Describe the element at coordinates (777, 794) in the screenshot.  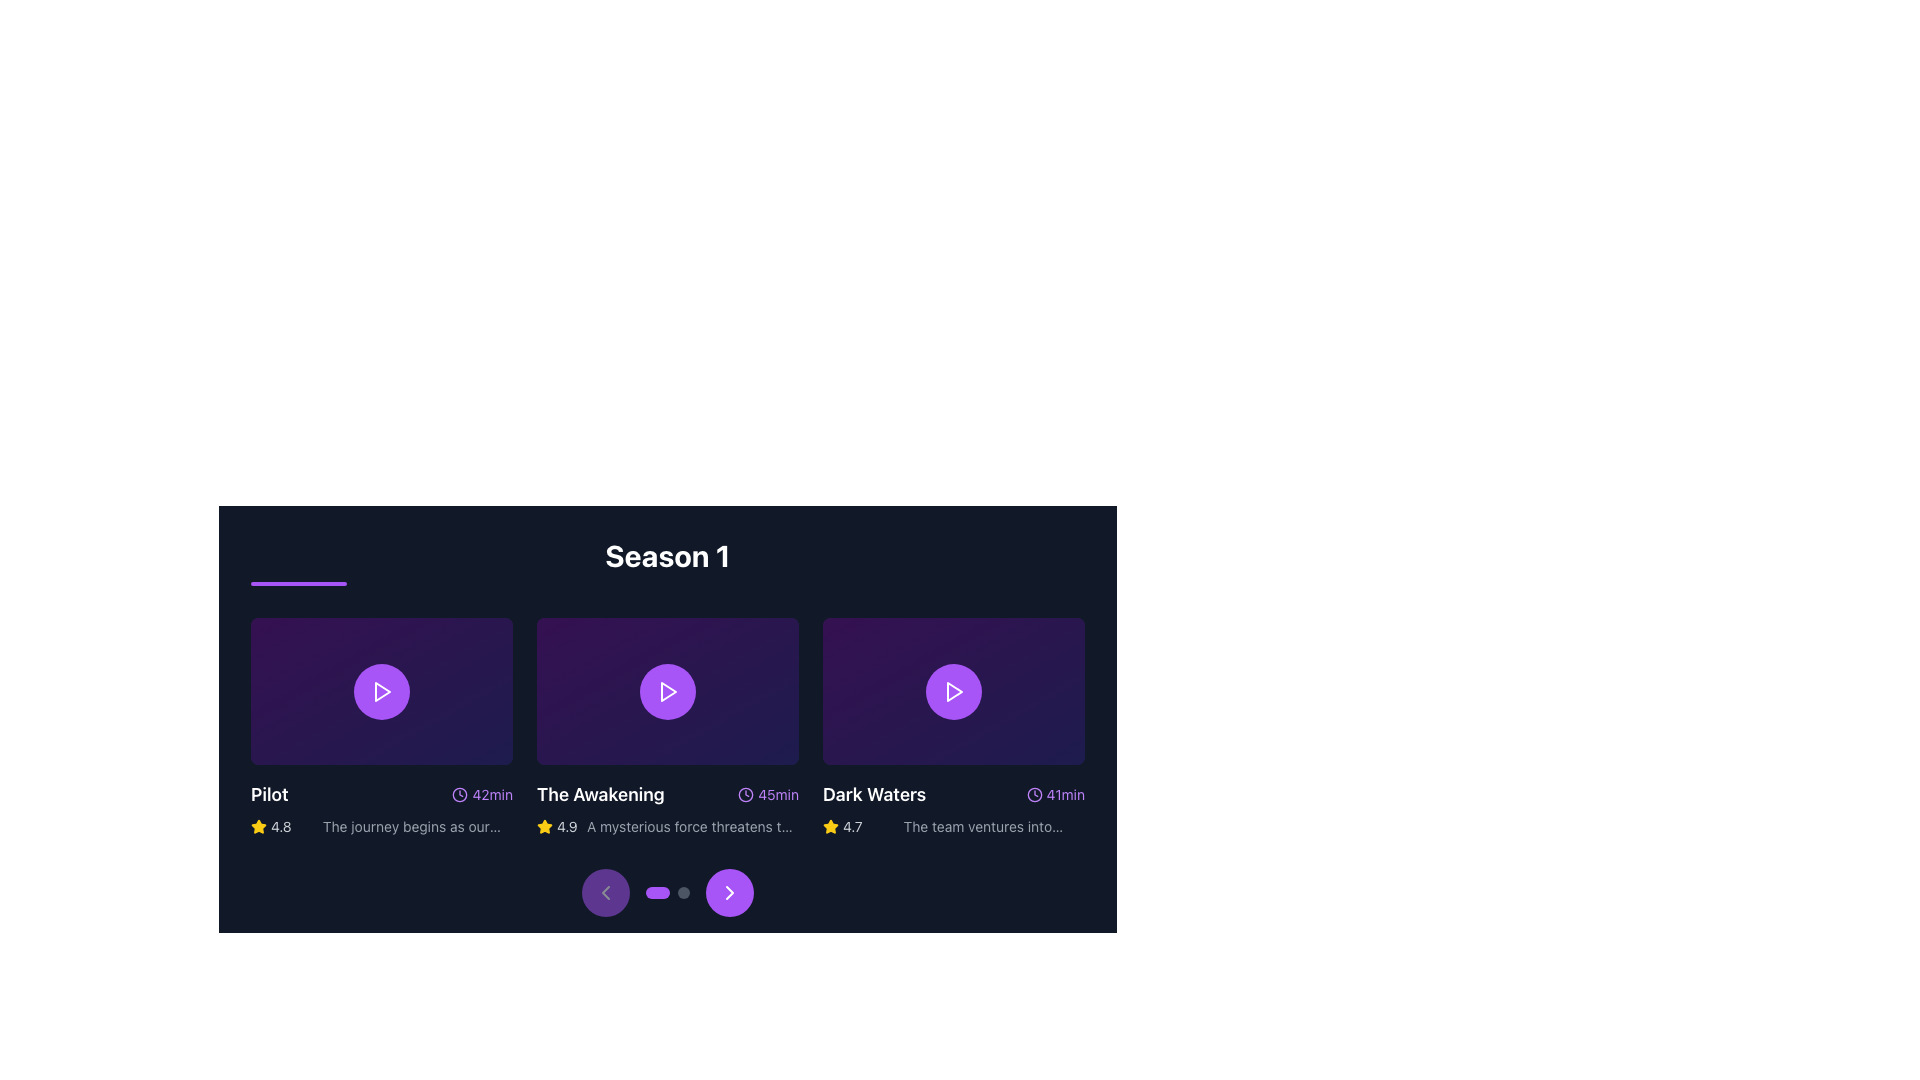
I see `the Label displaying '45min', which is styled in purple and located below 'The Awakening' card, to the right of the clock icon` at that location.